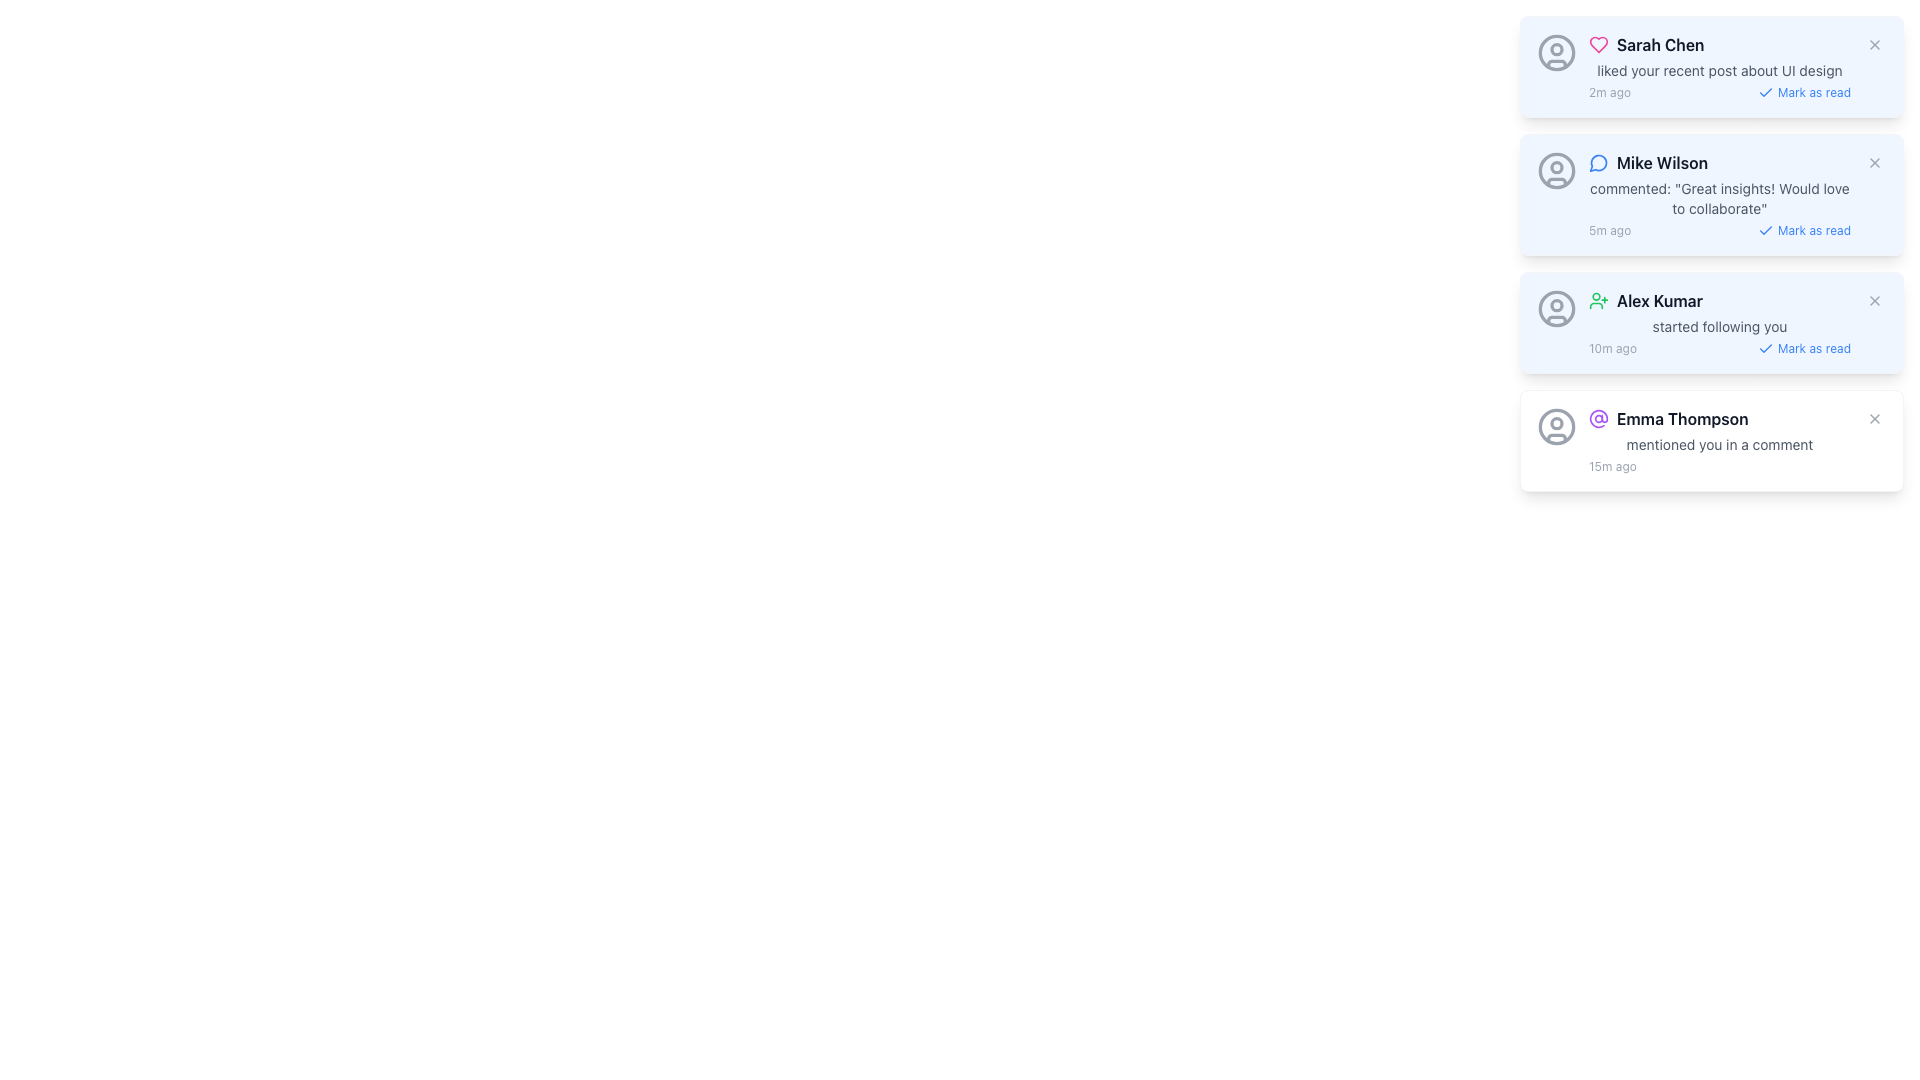 The image size is (1920, 1080). What do you see at coordinates (1612, 347) in the screenshot?
I see `the informational text label indicating the time elapsed since the notification event occurred, located at the bottom-left side of the notification card for the event by Alex Kumar` at bounding box center [1612, 347].